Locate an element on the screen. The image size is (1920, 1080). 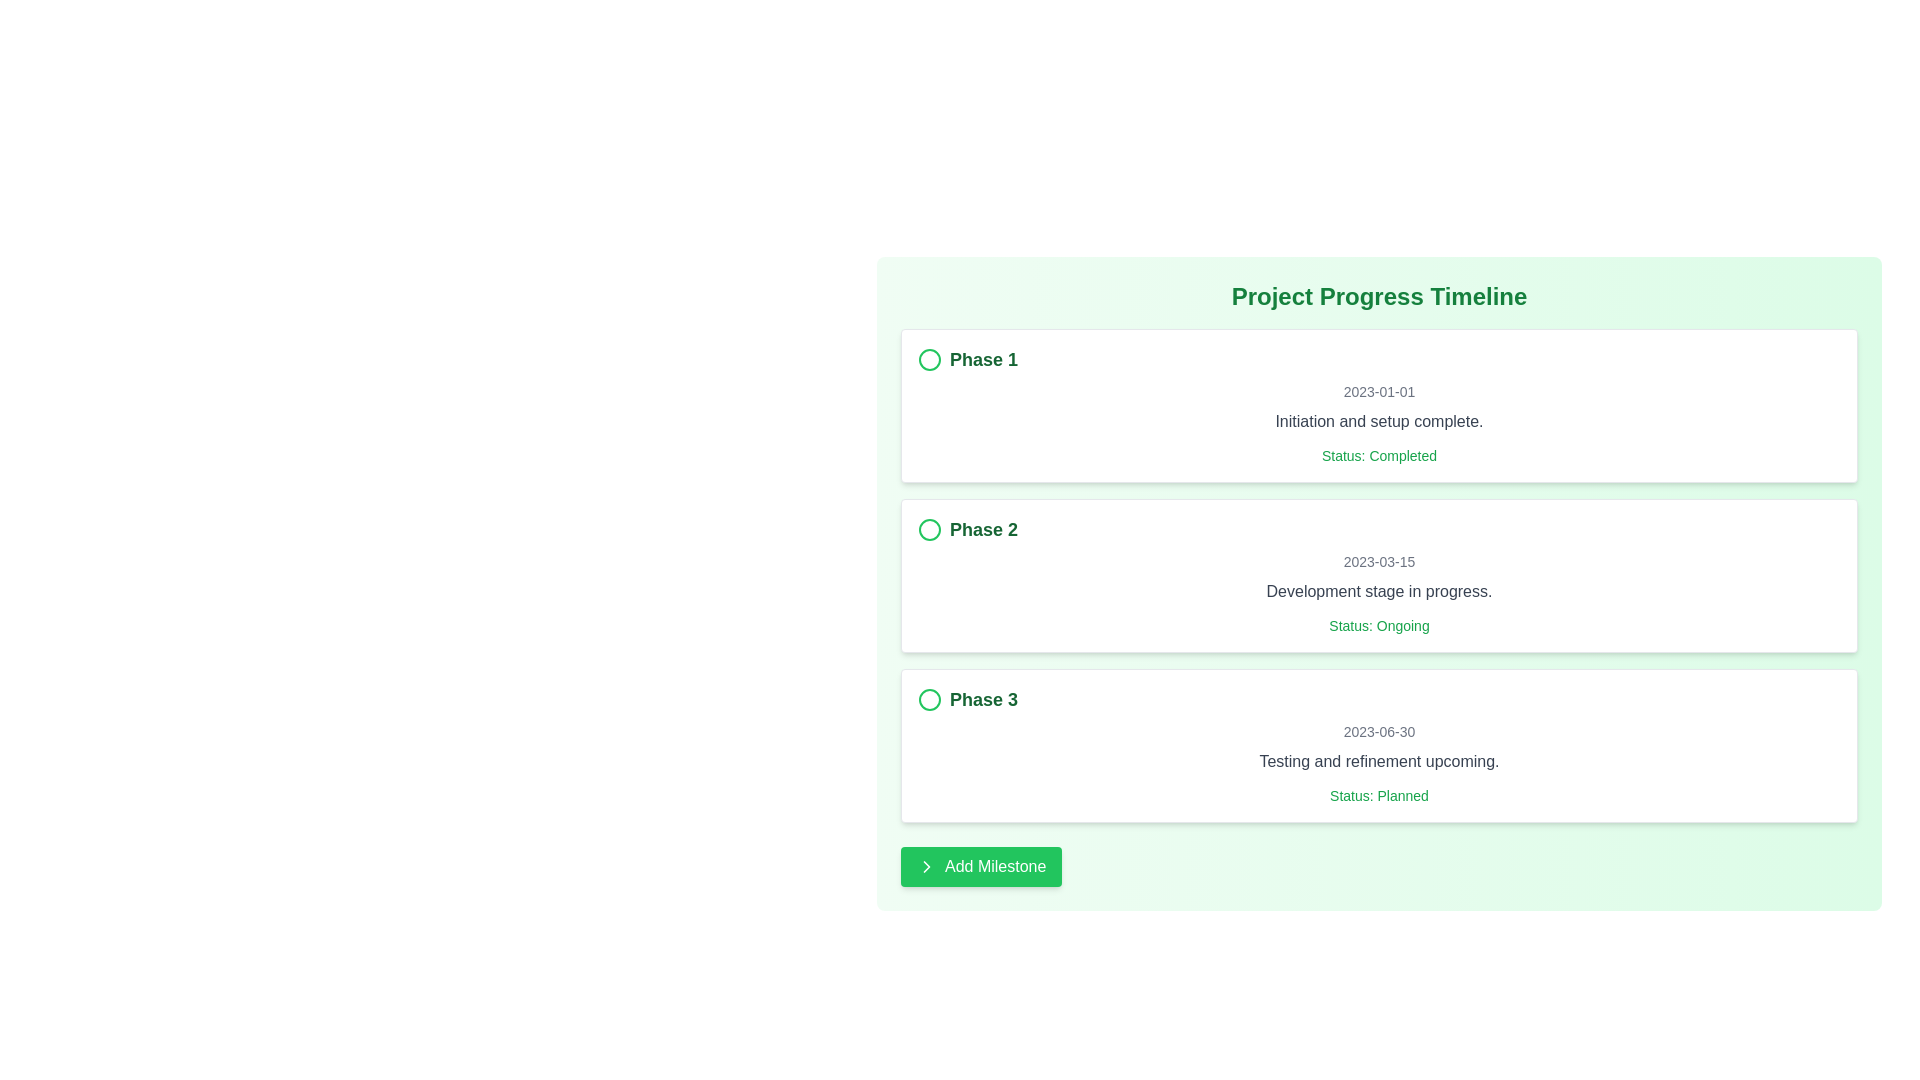
the label indicating the title or heading of the first milestone in the project timeline, located directly below the 'Project Progress Timeline' heading within the 'Phase 1' section is located at coordinates (983, 358).